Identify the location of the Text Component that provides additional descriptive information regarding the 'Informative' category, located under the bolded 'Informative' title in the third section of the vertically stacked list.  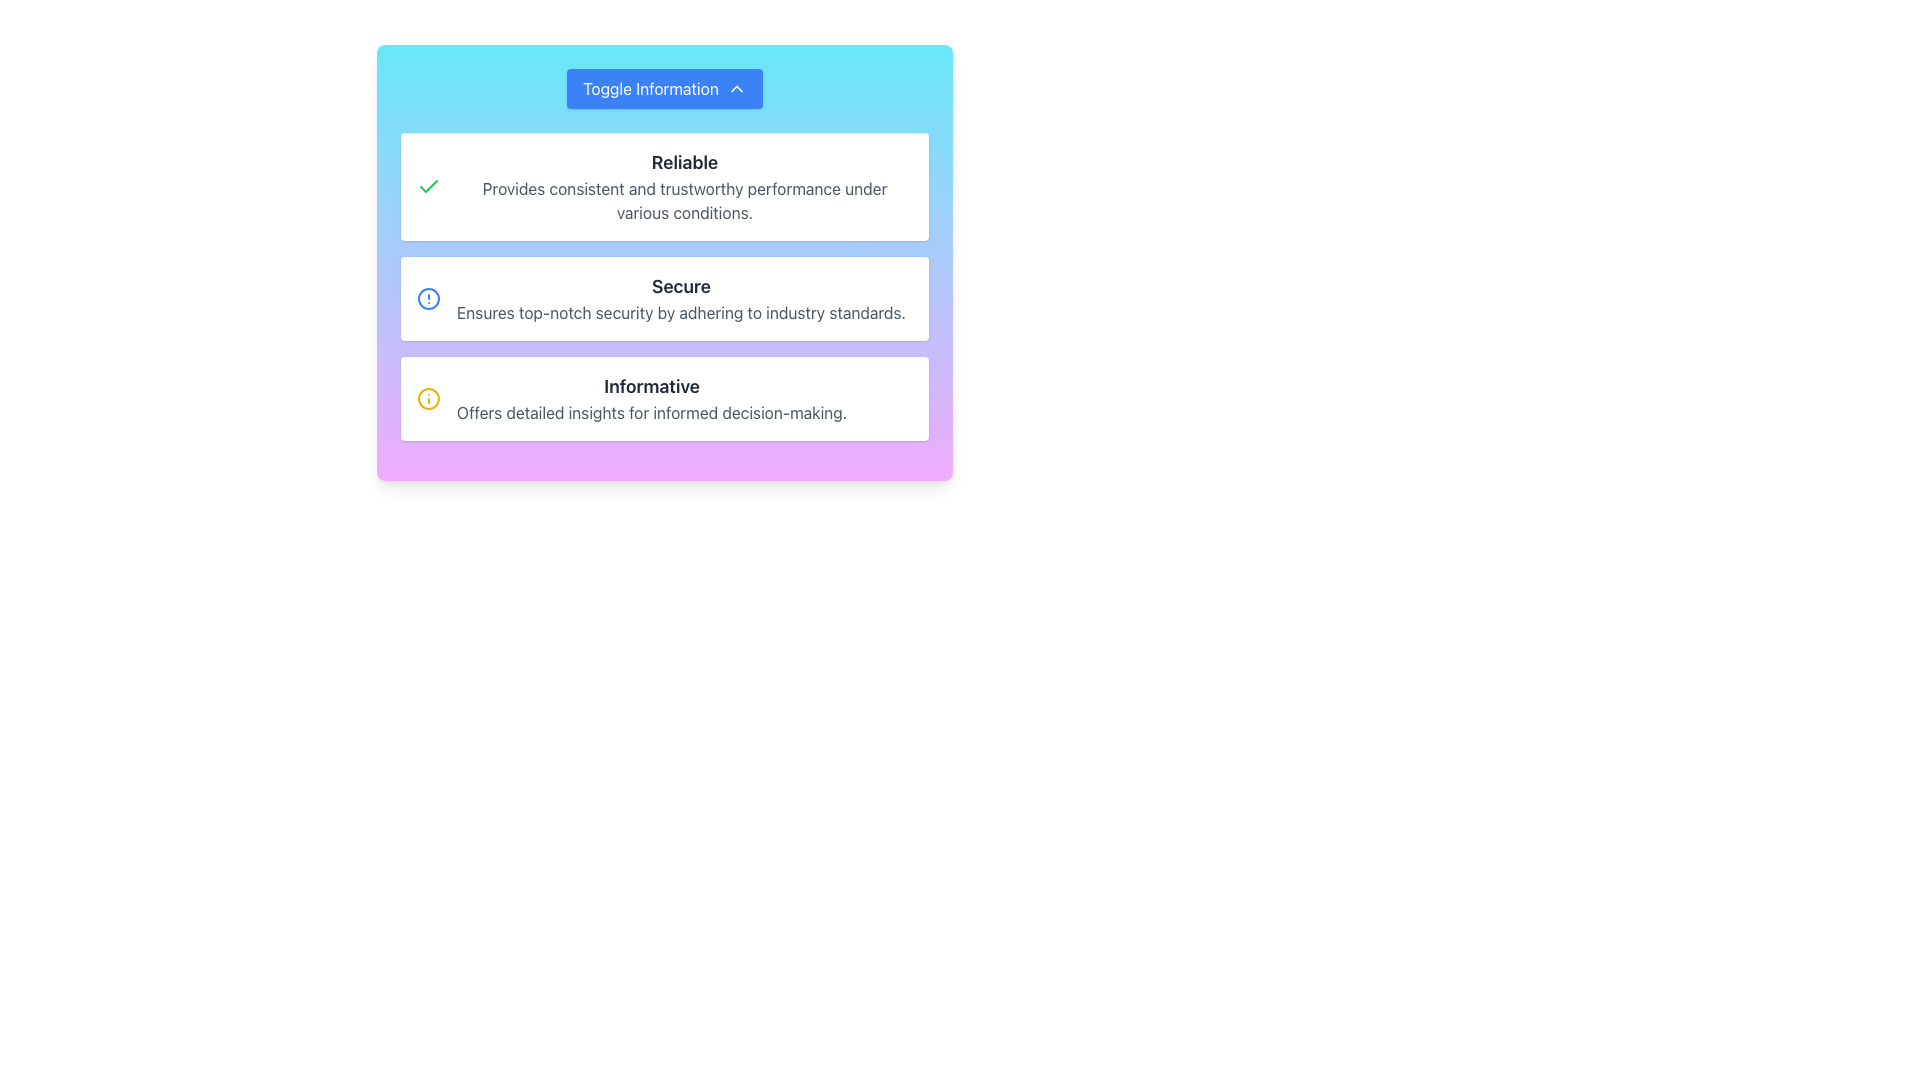
(652, 411).